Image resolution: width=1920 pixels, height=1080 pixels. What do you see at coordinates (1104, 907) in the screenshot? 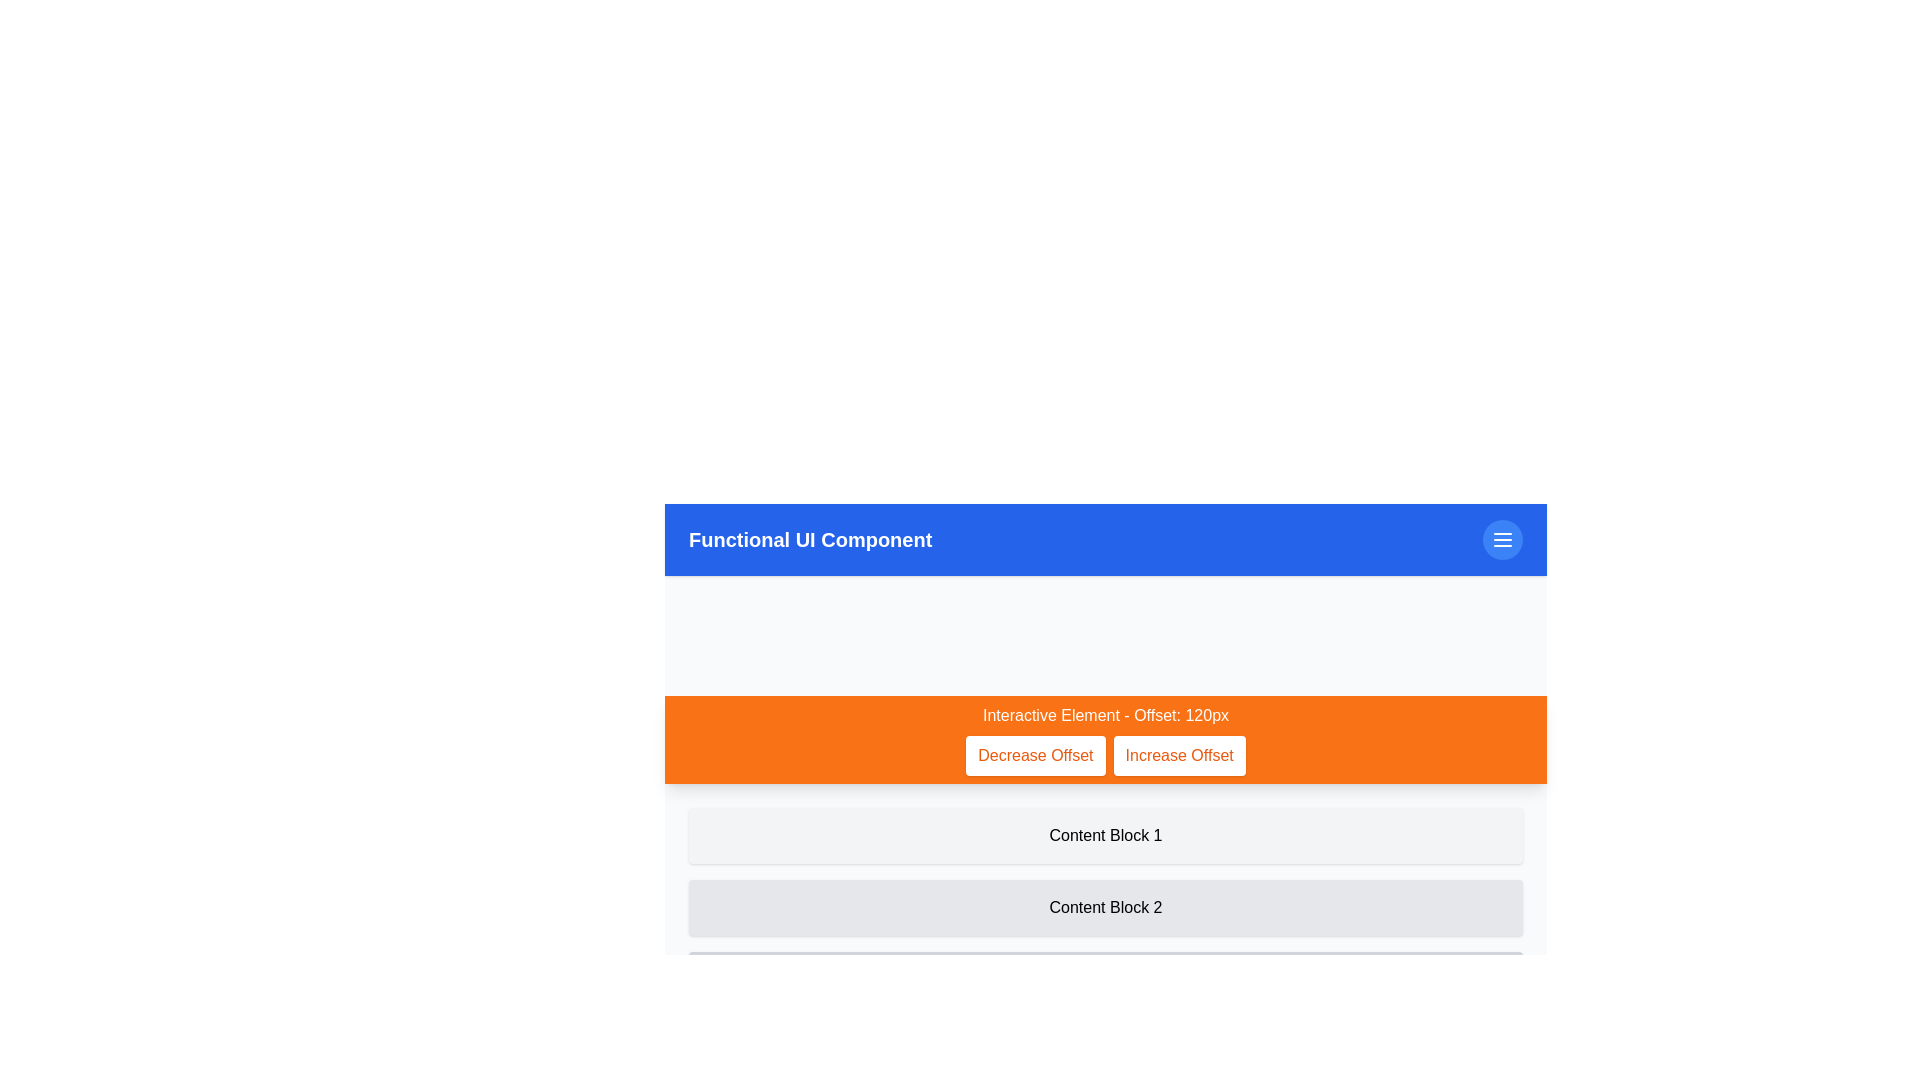
I see `to select or interact with the second content block labeled 'Content Block 2', which is centrally positioned below the orange interactive element in a vertical stack` at bounding box center [1104, 907].